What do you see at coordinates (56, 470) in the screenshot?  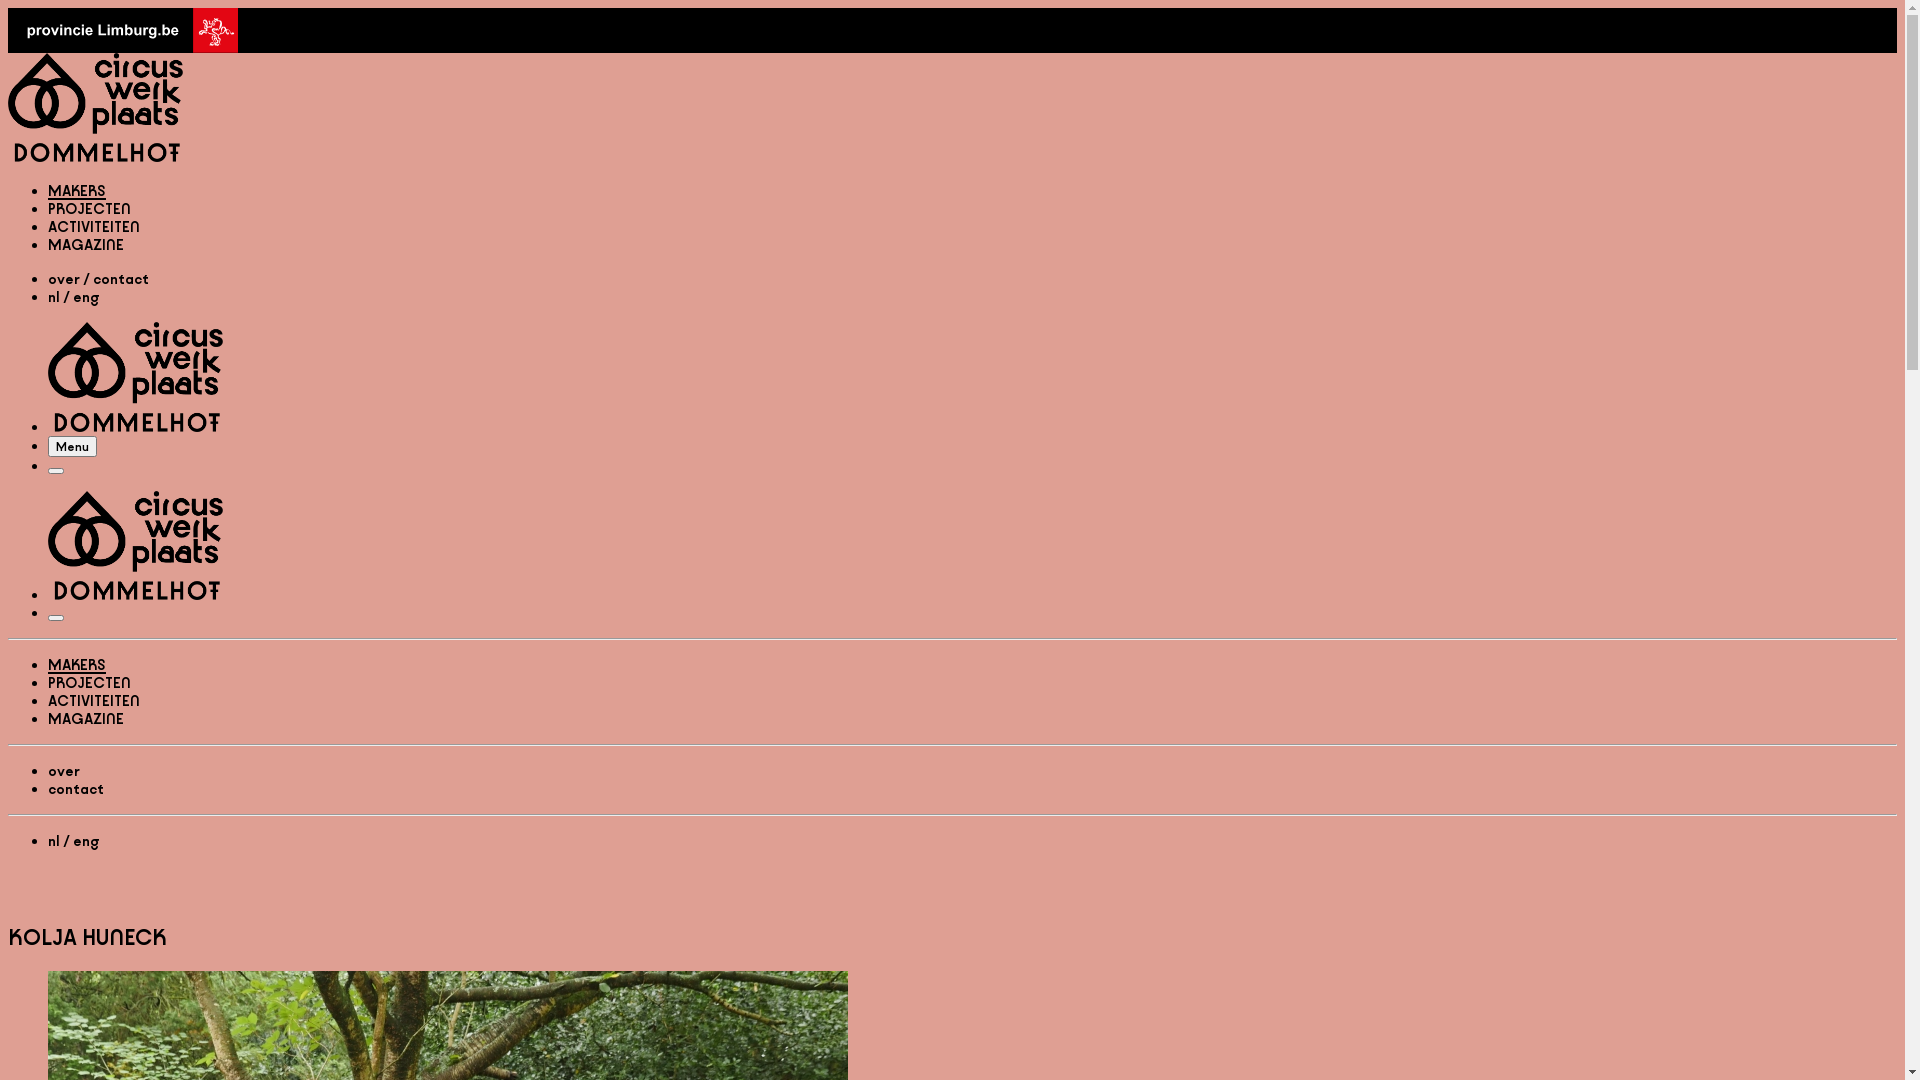 I see `'Menu'` at bounding box center [56, 470].